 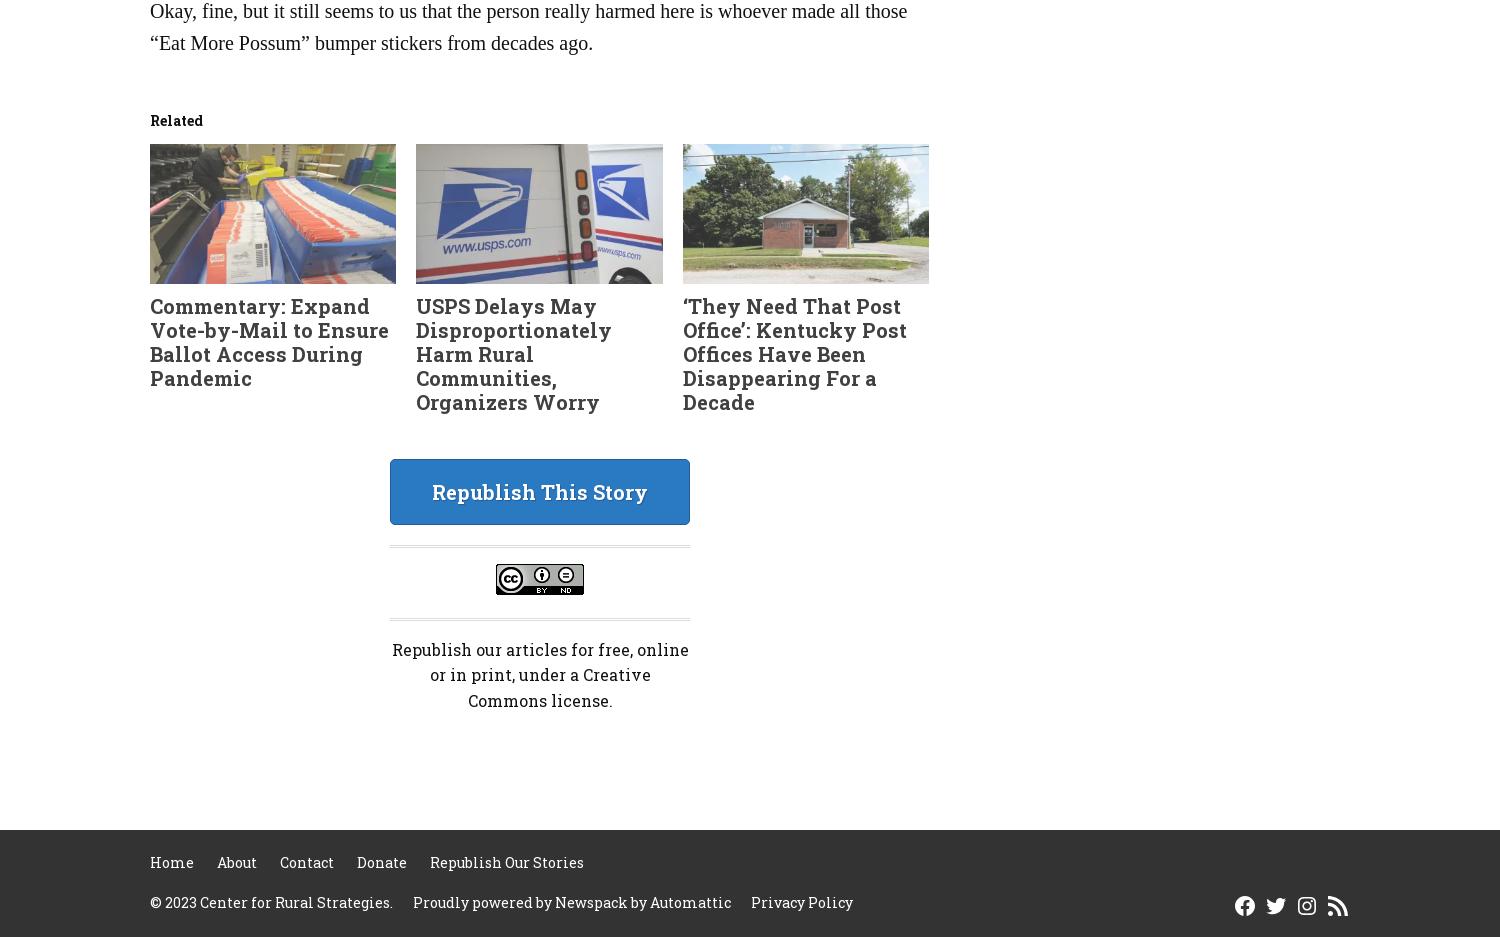 I want to click on 'Home', so click(x=172, y=862).